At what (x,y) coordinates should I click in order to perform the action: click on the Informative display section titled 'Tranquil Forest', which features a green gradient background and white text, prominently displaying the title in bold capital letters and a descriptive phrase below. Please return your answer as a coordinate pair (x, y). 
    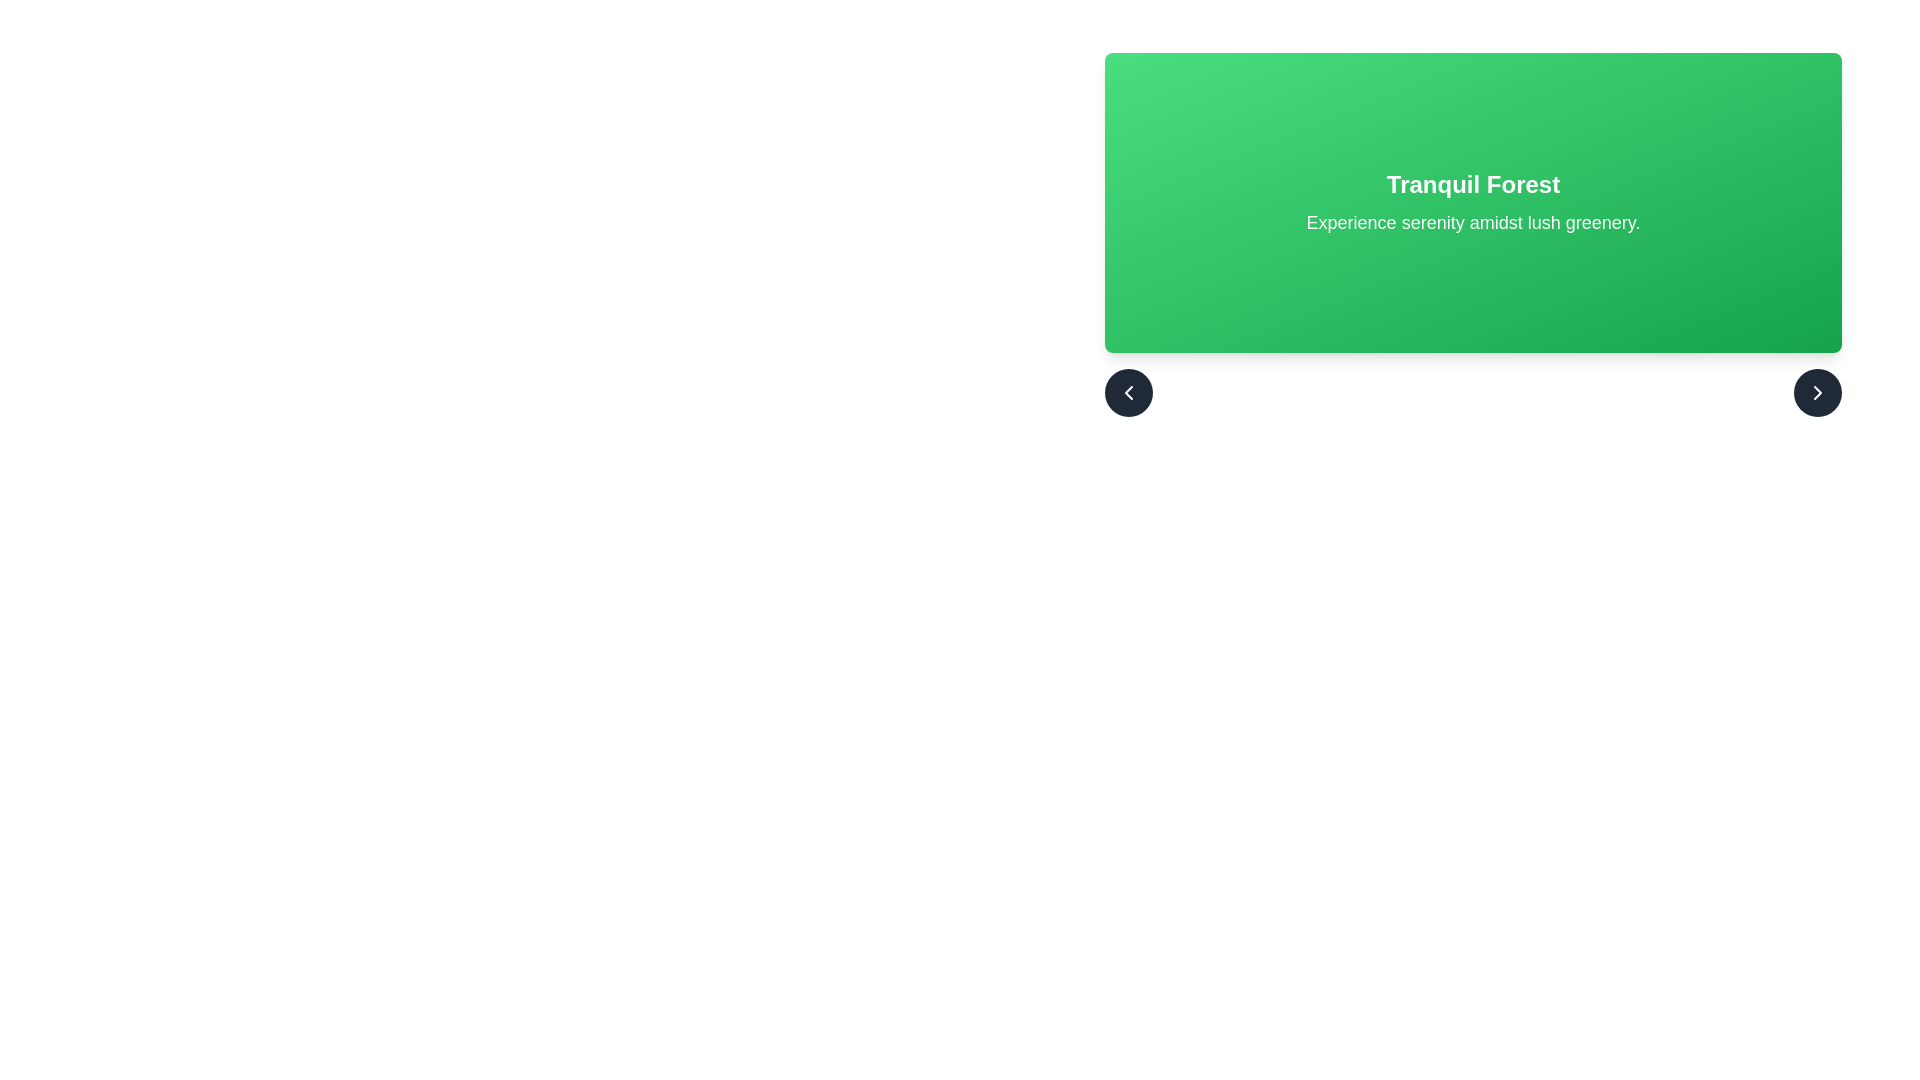
    Looking at the image, I should click on (1473, 203).